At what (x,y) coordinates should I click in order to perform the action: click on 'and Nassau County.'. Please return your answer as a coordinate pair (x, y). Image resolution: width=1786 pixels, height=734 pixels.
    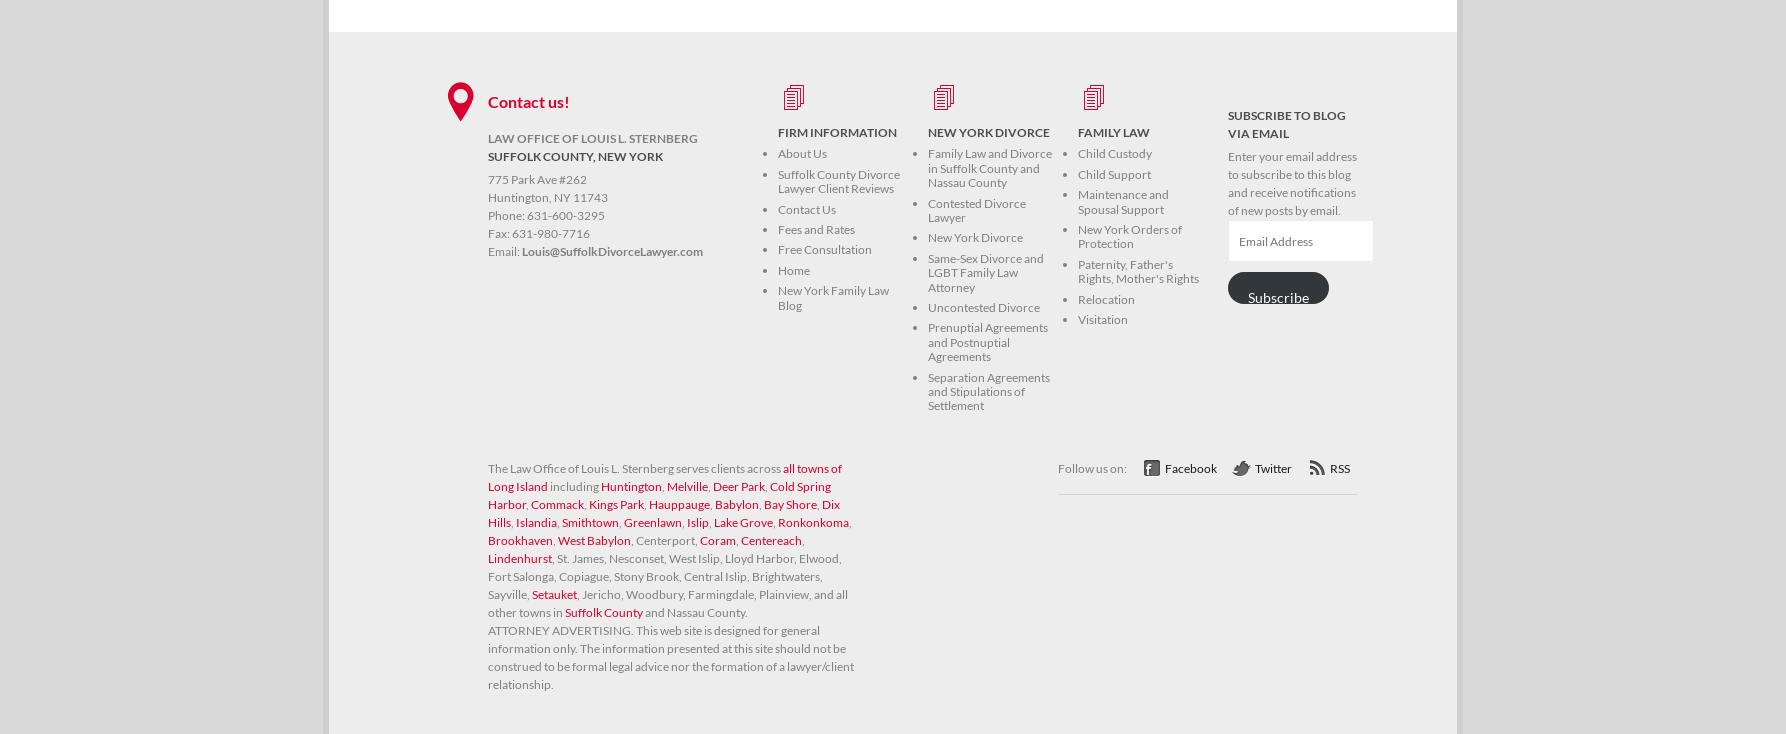
    Looking at the image, I should click on (642, 611).